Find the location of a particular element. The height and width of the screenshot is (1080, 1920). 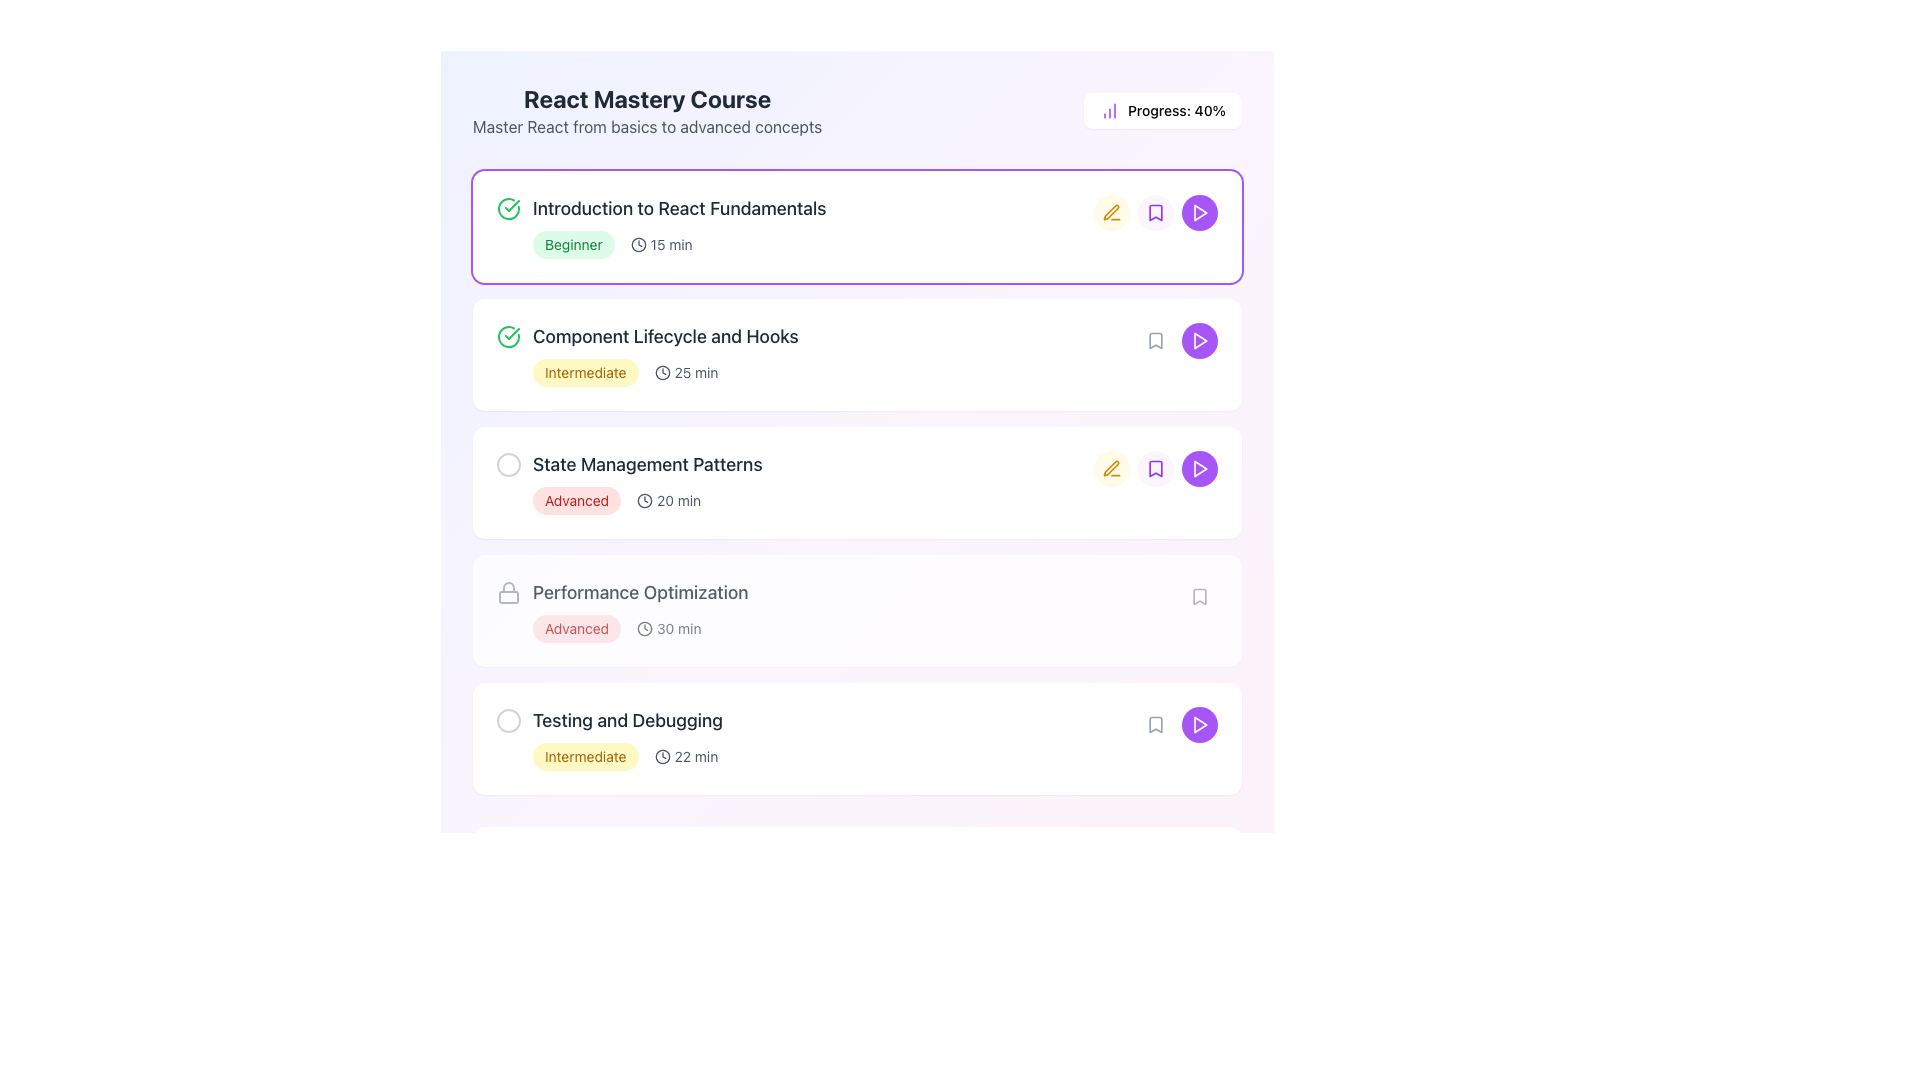

text label 'State Management Patterns' that is styled in bold sans-serif font and positioned within the third item of a vertical list of course modules, to the right of a circular marker is located at coordinates (647, 465).